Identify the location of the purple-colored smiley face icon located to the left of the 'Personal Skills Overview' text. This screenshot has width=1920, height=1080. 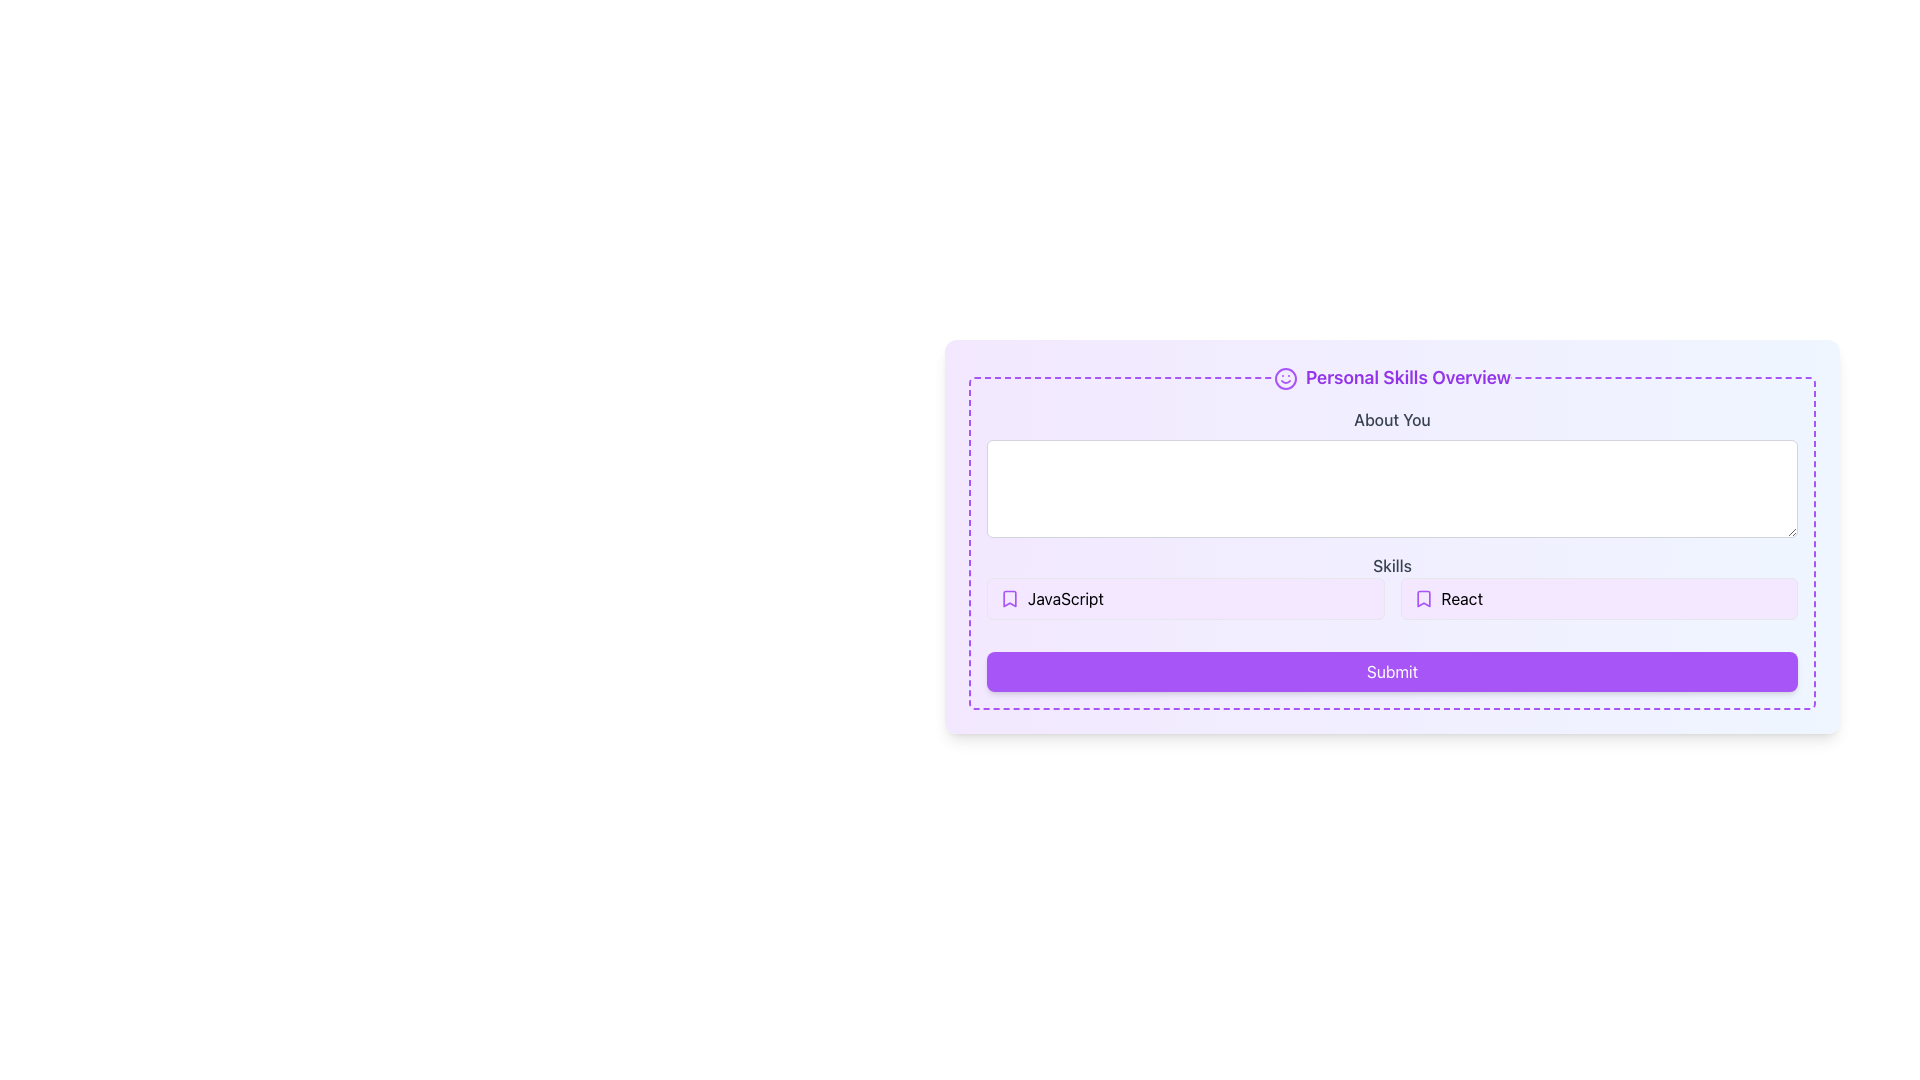
(1286, 379).